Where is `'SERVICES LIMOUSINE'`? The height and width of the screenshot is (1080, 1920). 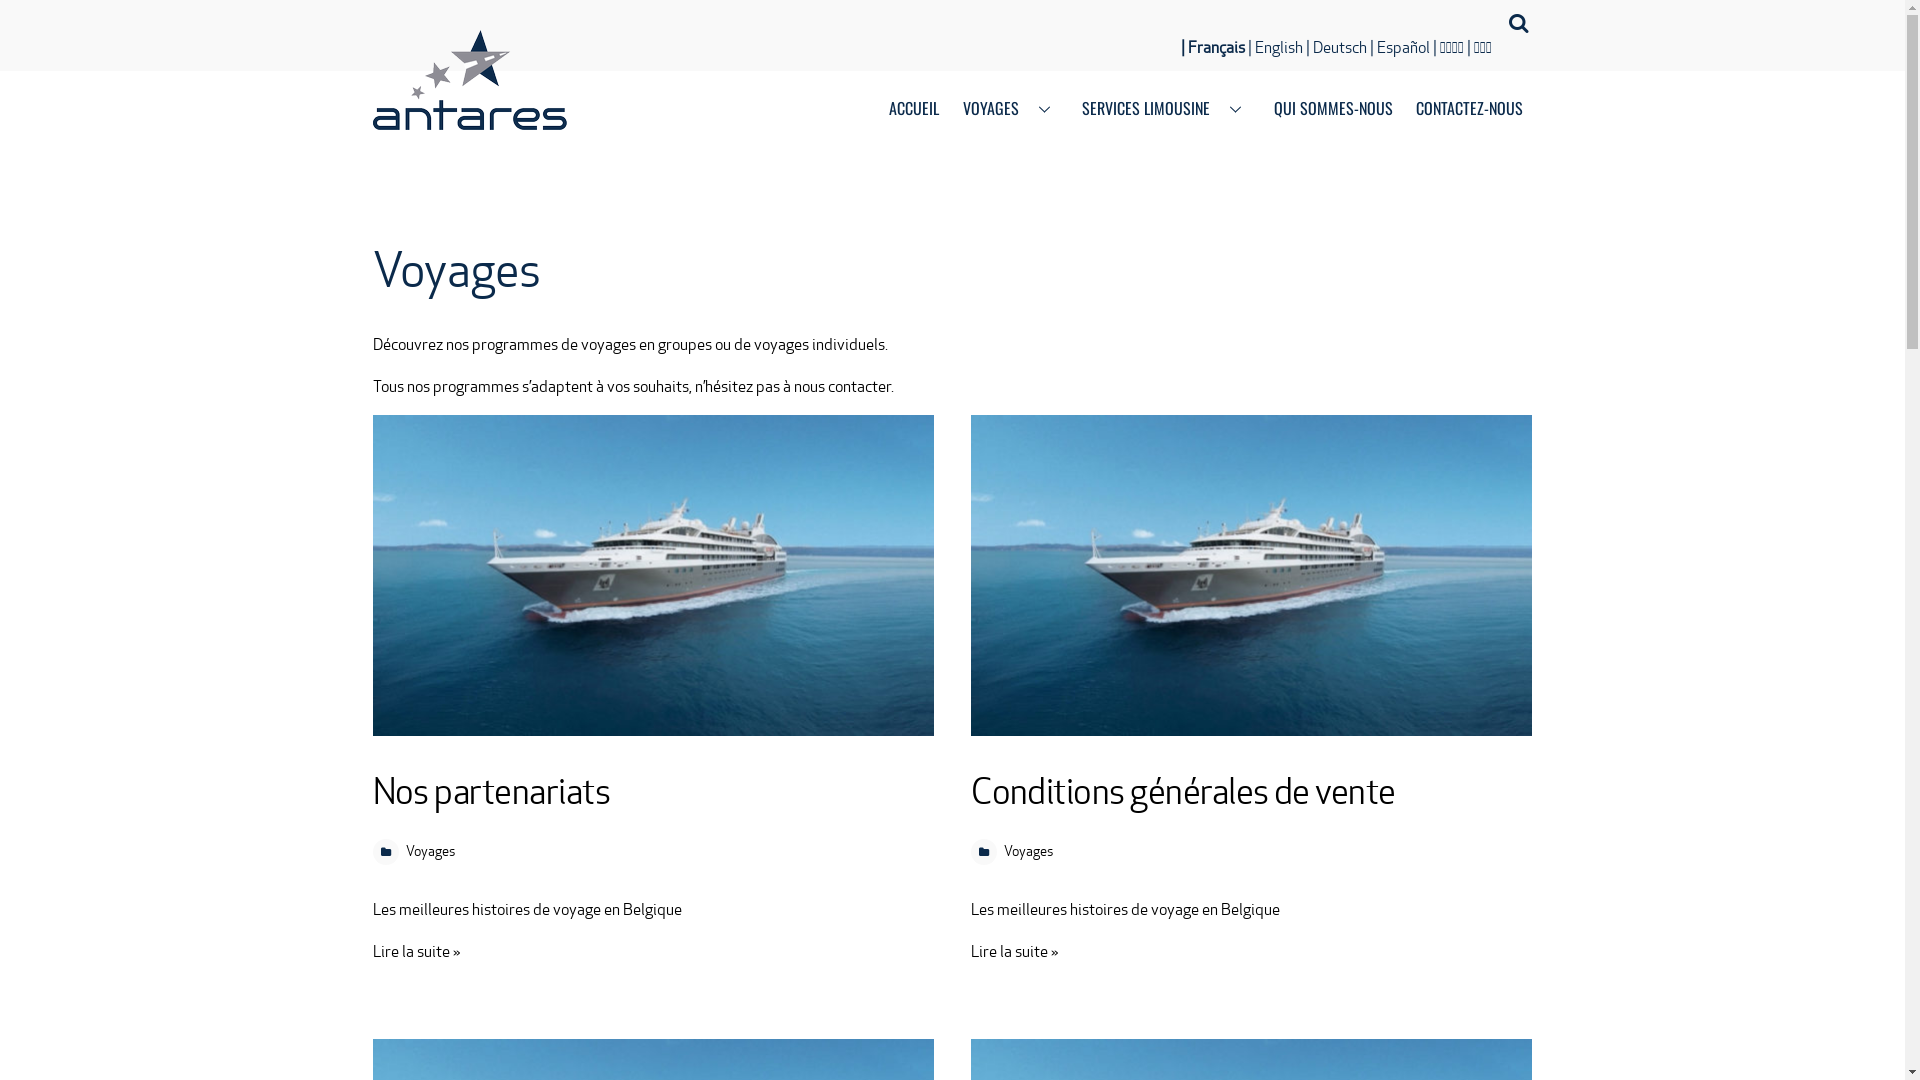 'SERVICES LIMOUSINE' is located at coordinates (1072, 110).